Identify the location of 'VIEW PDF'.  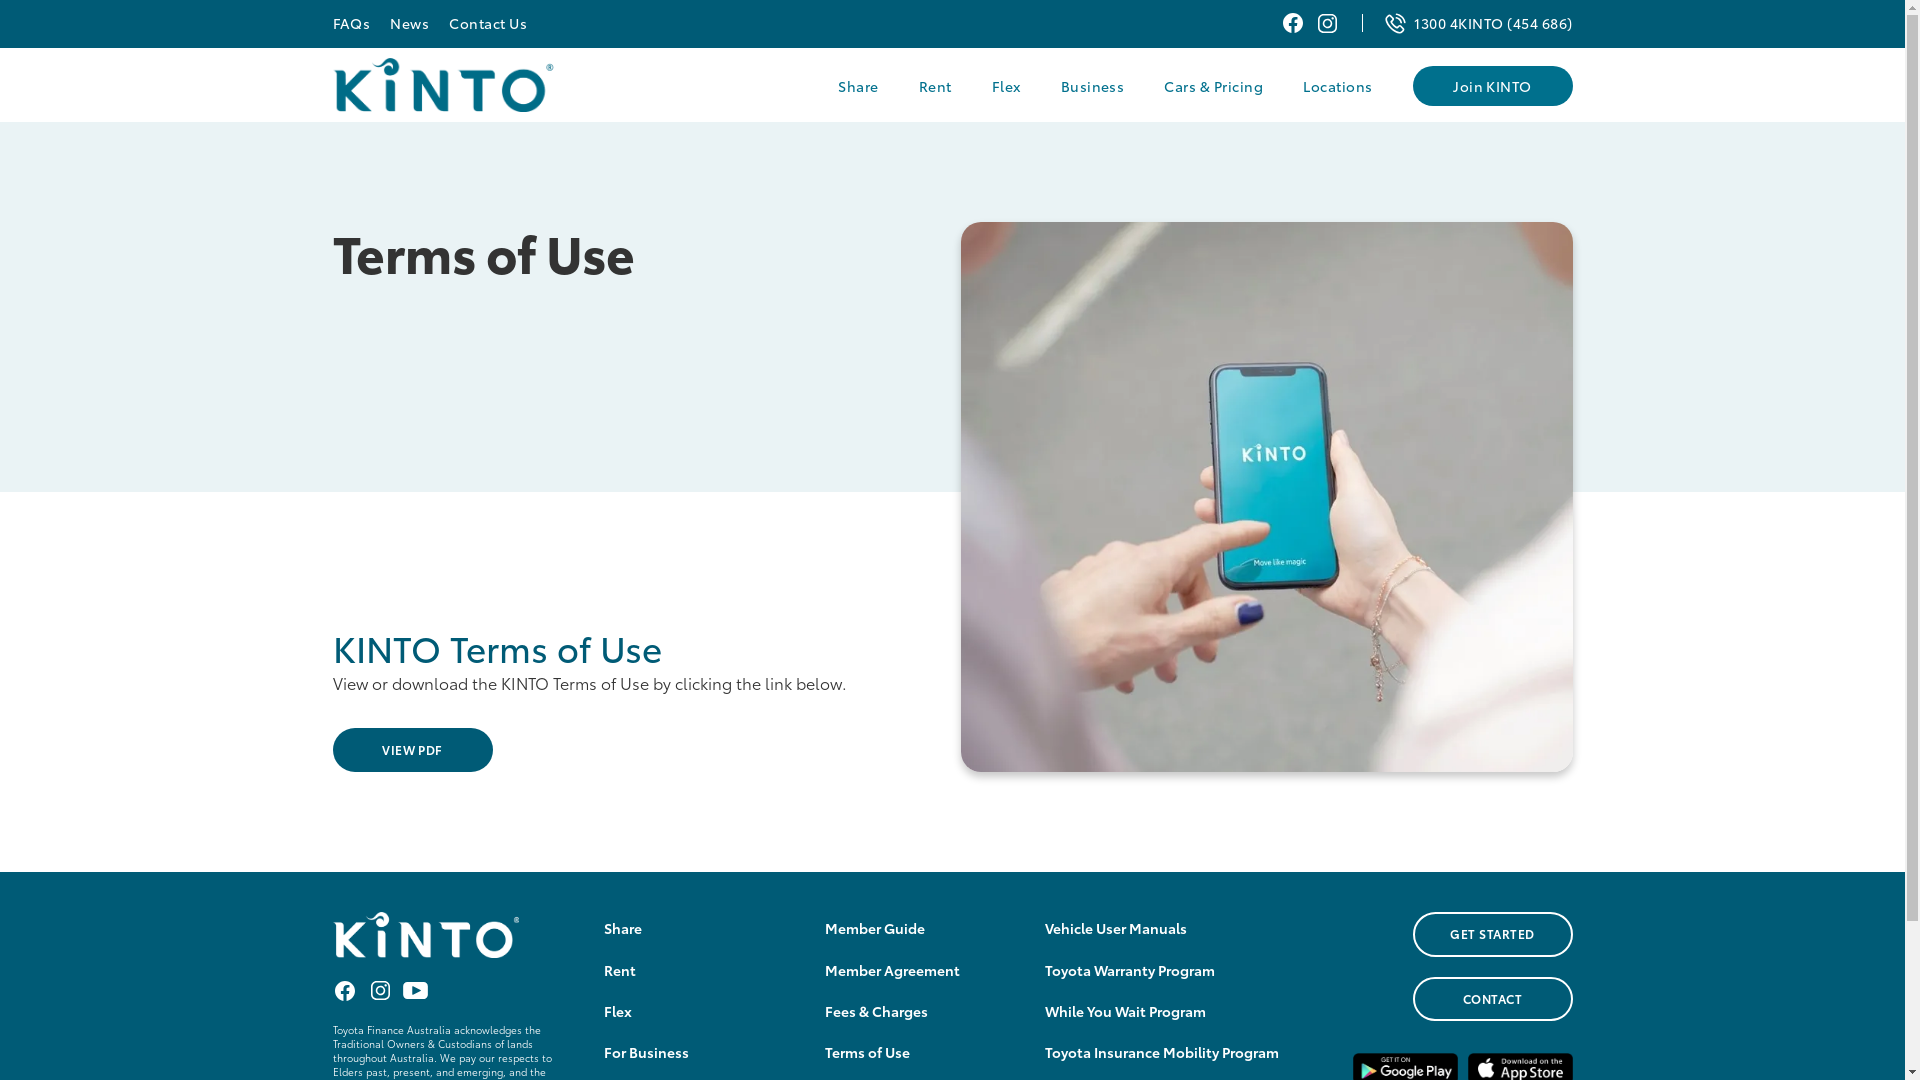
(331, 749).